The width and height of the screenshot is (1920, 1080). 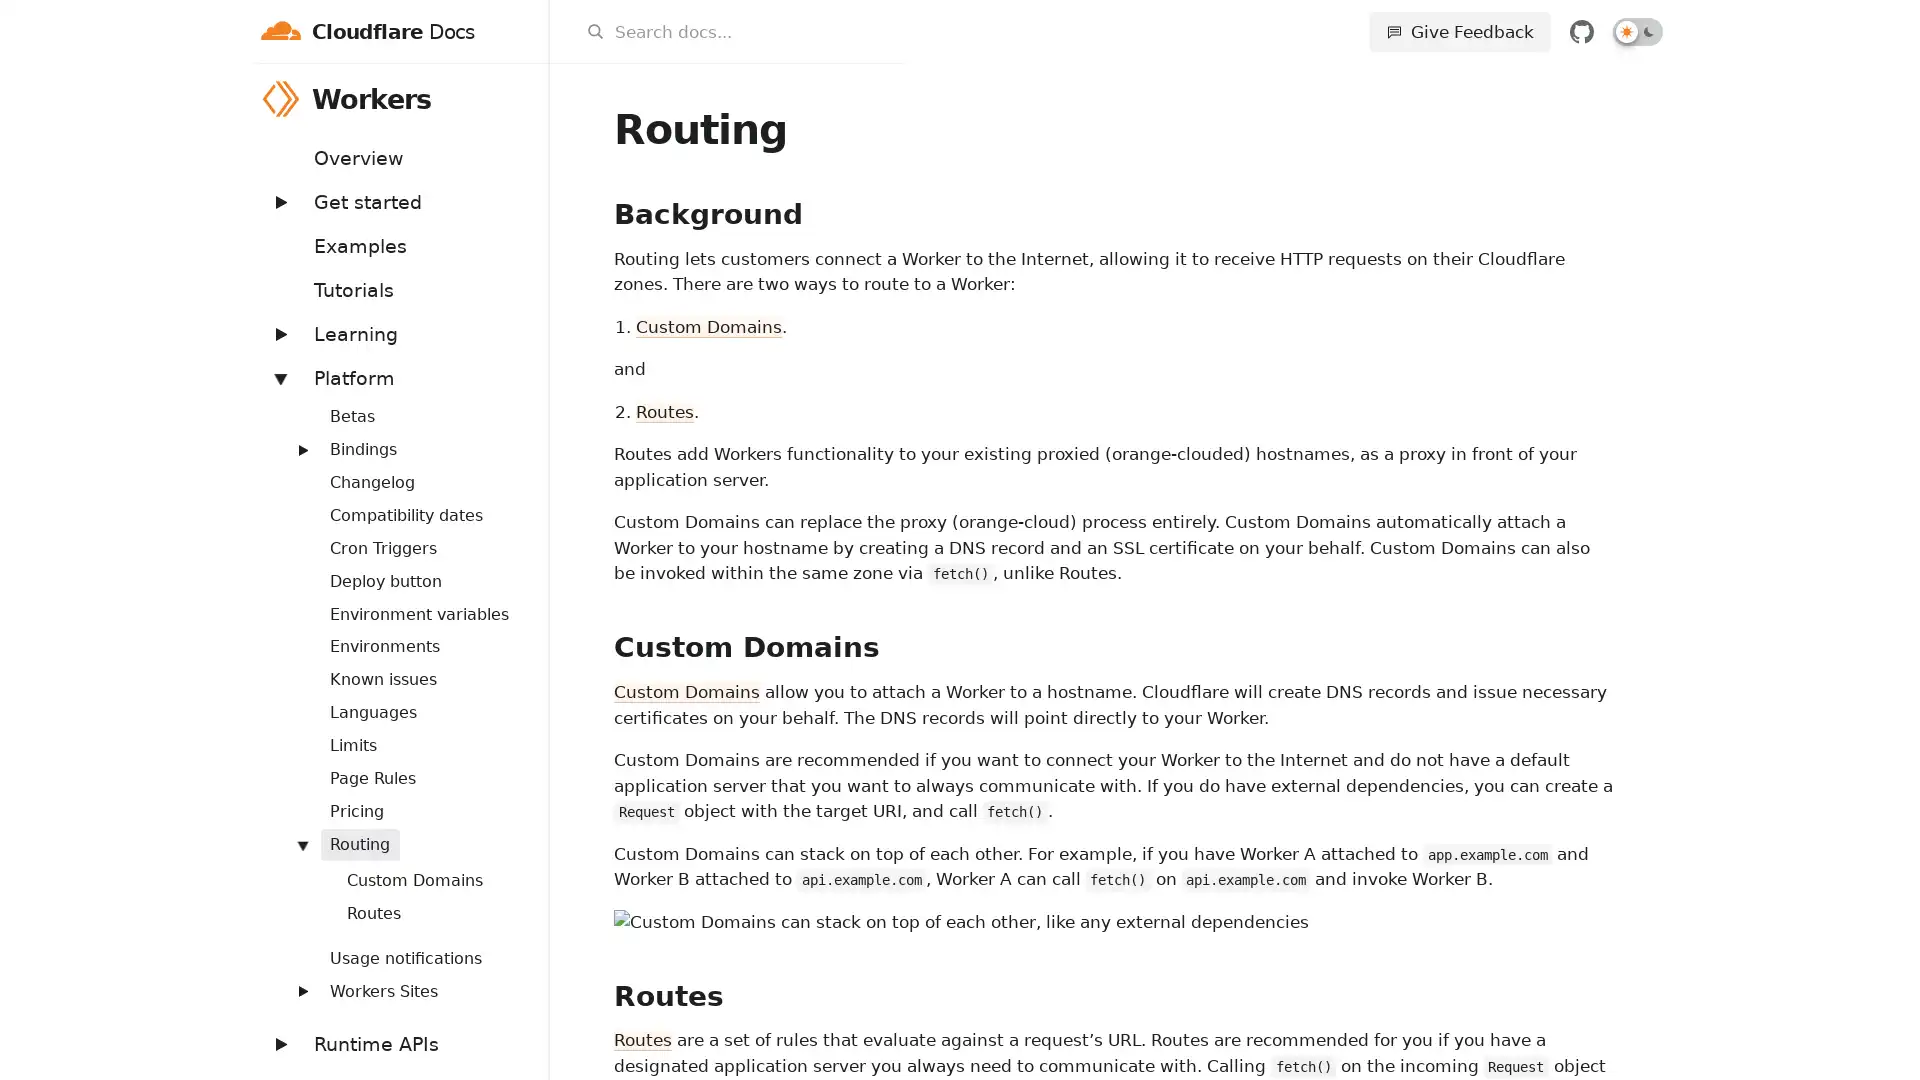 What do you see at coordinates (278, 1043) in the screenshot?
I see `Expand: Runtime APIs` at bounding box center [278, 1043].